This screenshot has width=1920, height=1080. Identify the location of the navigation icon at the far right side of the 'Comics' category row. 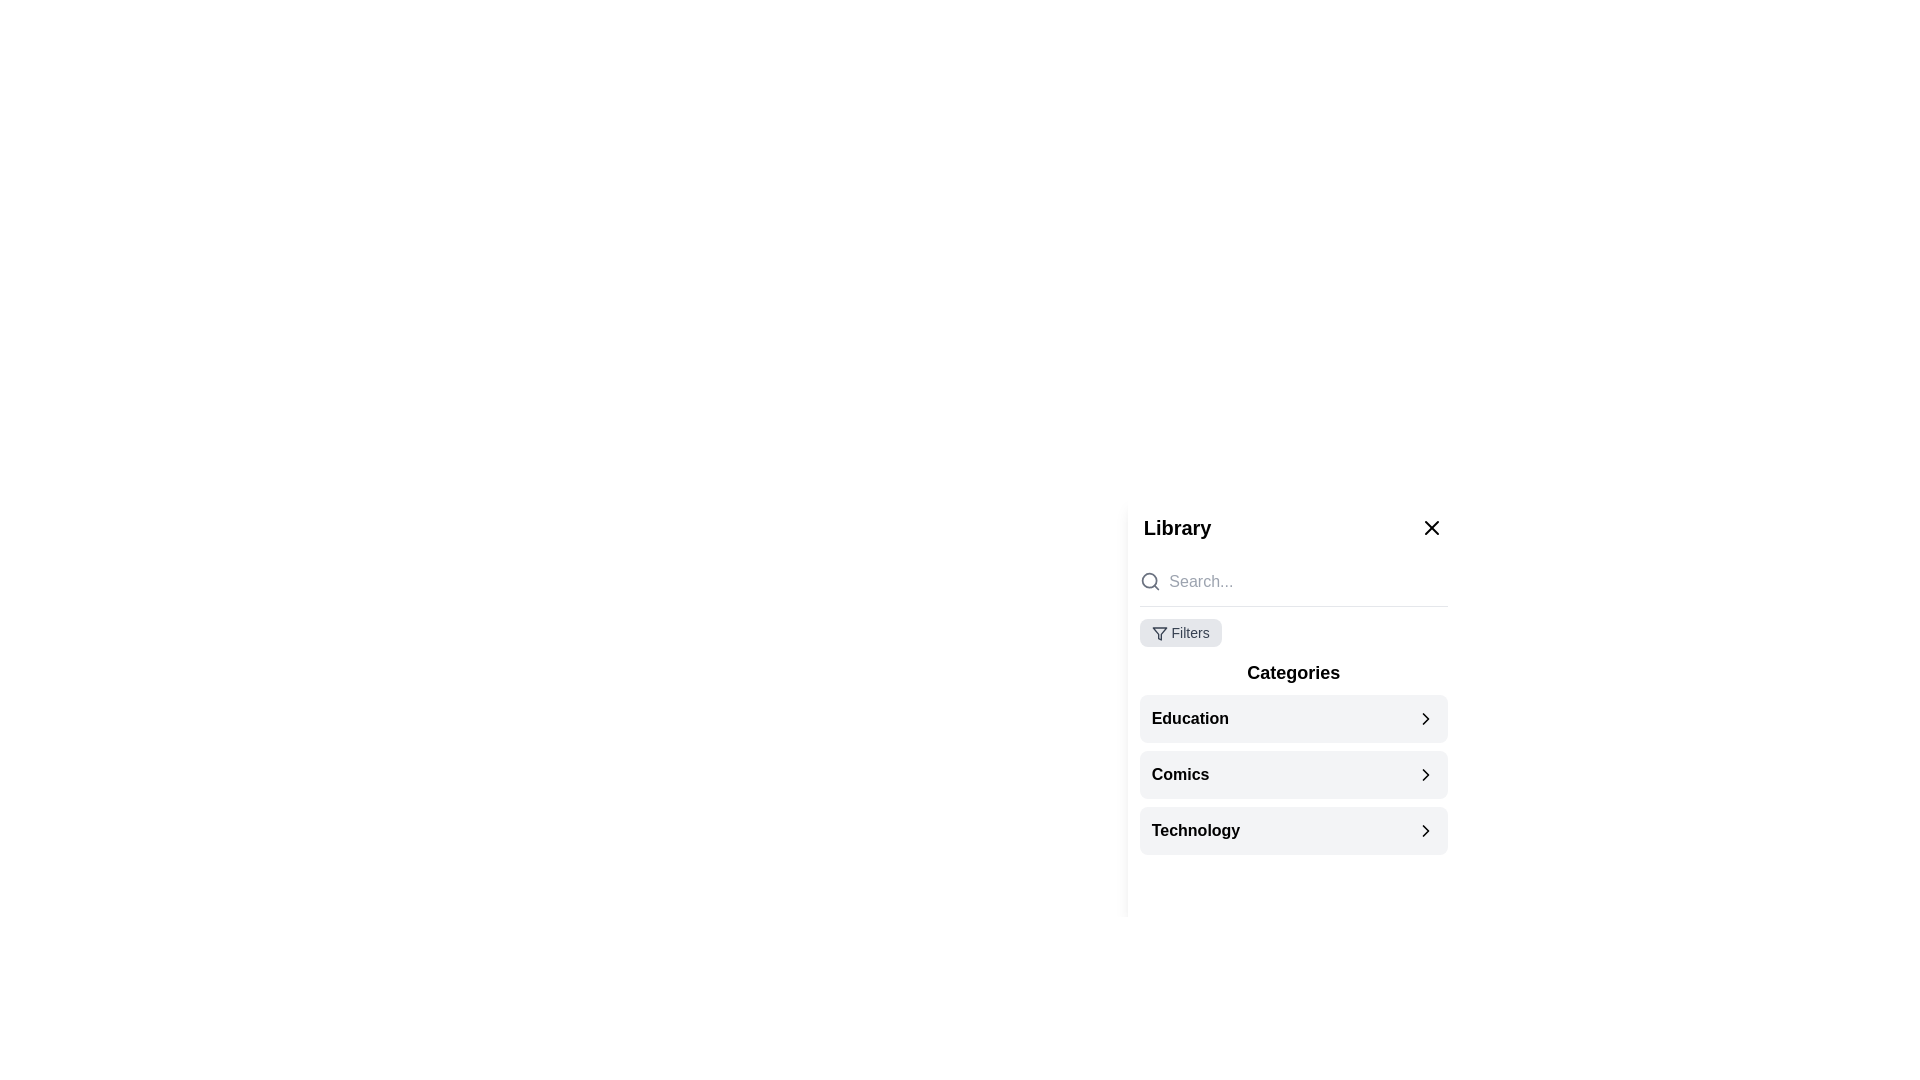
(1424, 774).